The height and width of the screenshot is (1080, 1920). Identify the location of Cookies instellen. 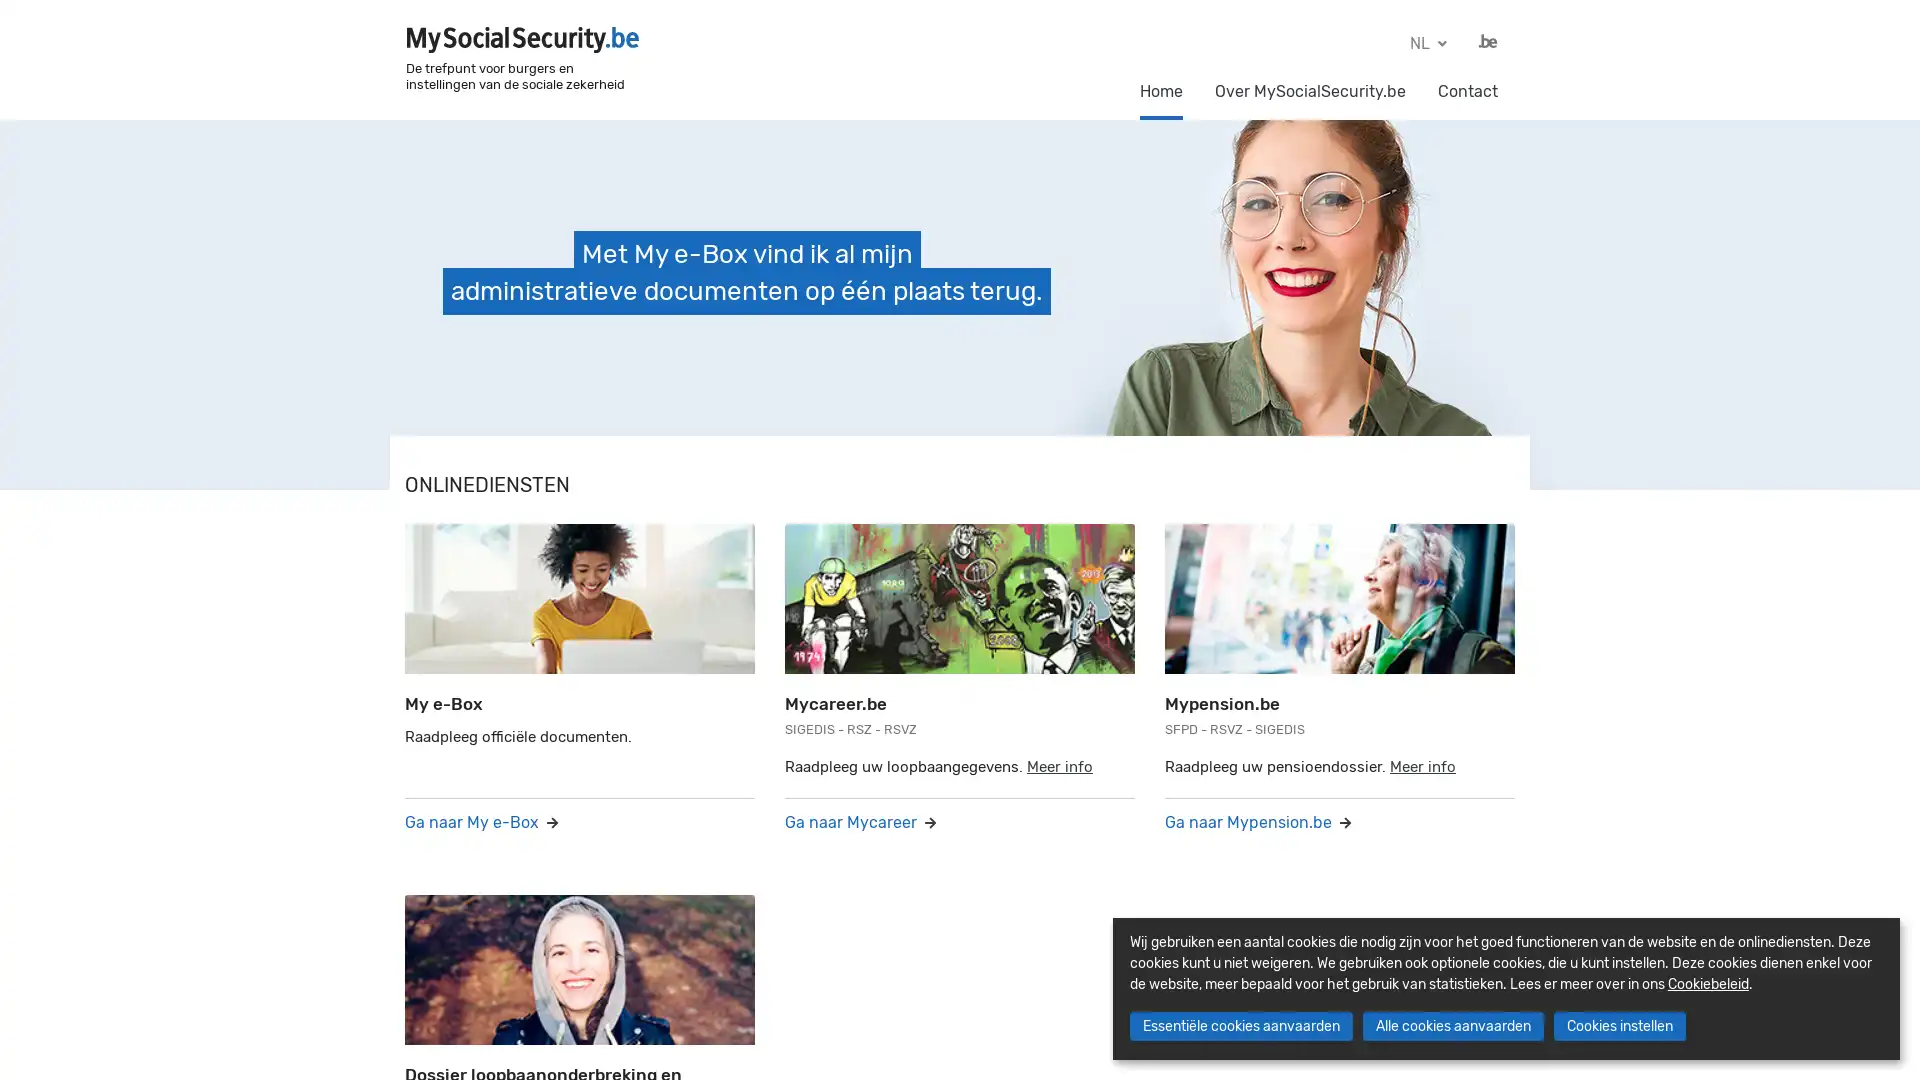
(1618, 1026).